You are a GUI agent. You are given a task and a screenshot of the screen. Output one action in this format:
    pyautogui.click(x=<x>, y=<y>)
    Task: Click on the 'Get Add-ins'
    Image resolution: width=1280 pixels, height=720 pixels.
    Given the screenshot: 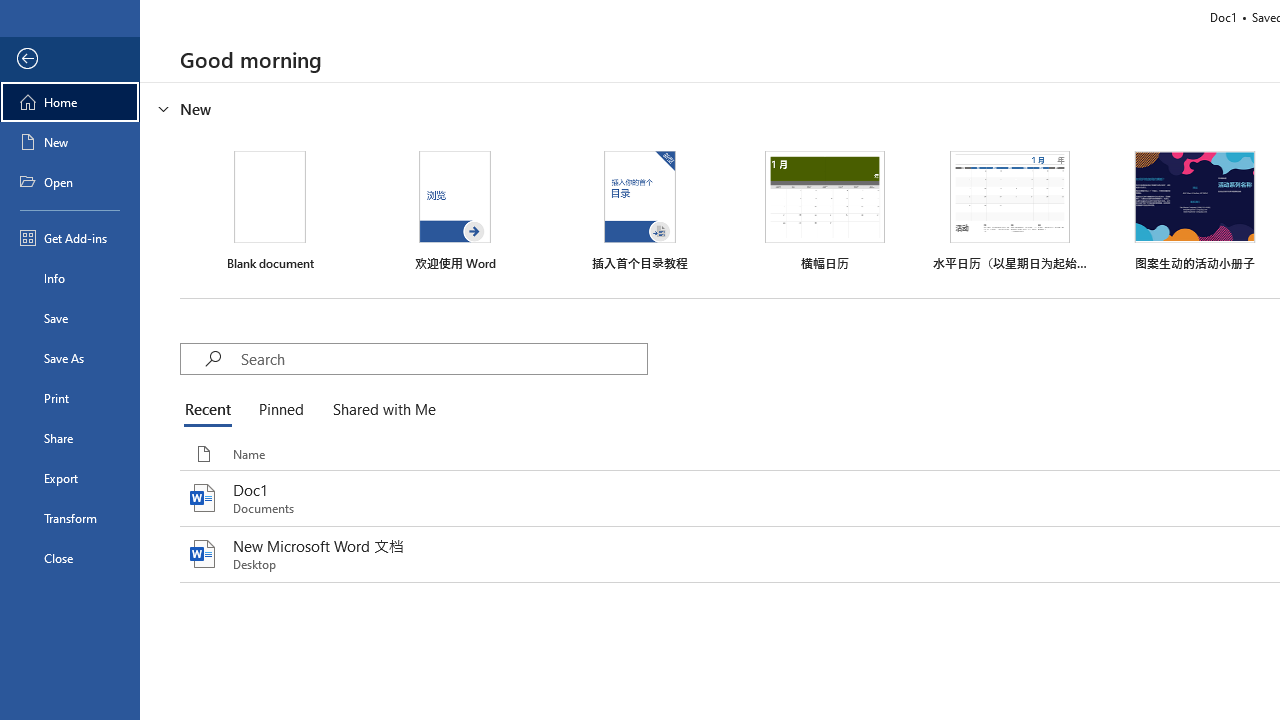 What is the action you would take?
    pyautogui.click(x=69, y=236)
    